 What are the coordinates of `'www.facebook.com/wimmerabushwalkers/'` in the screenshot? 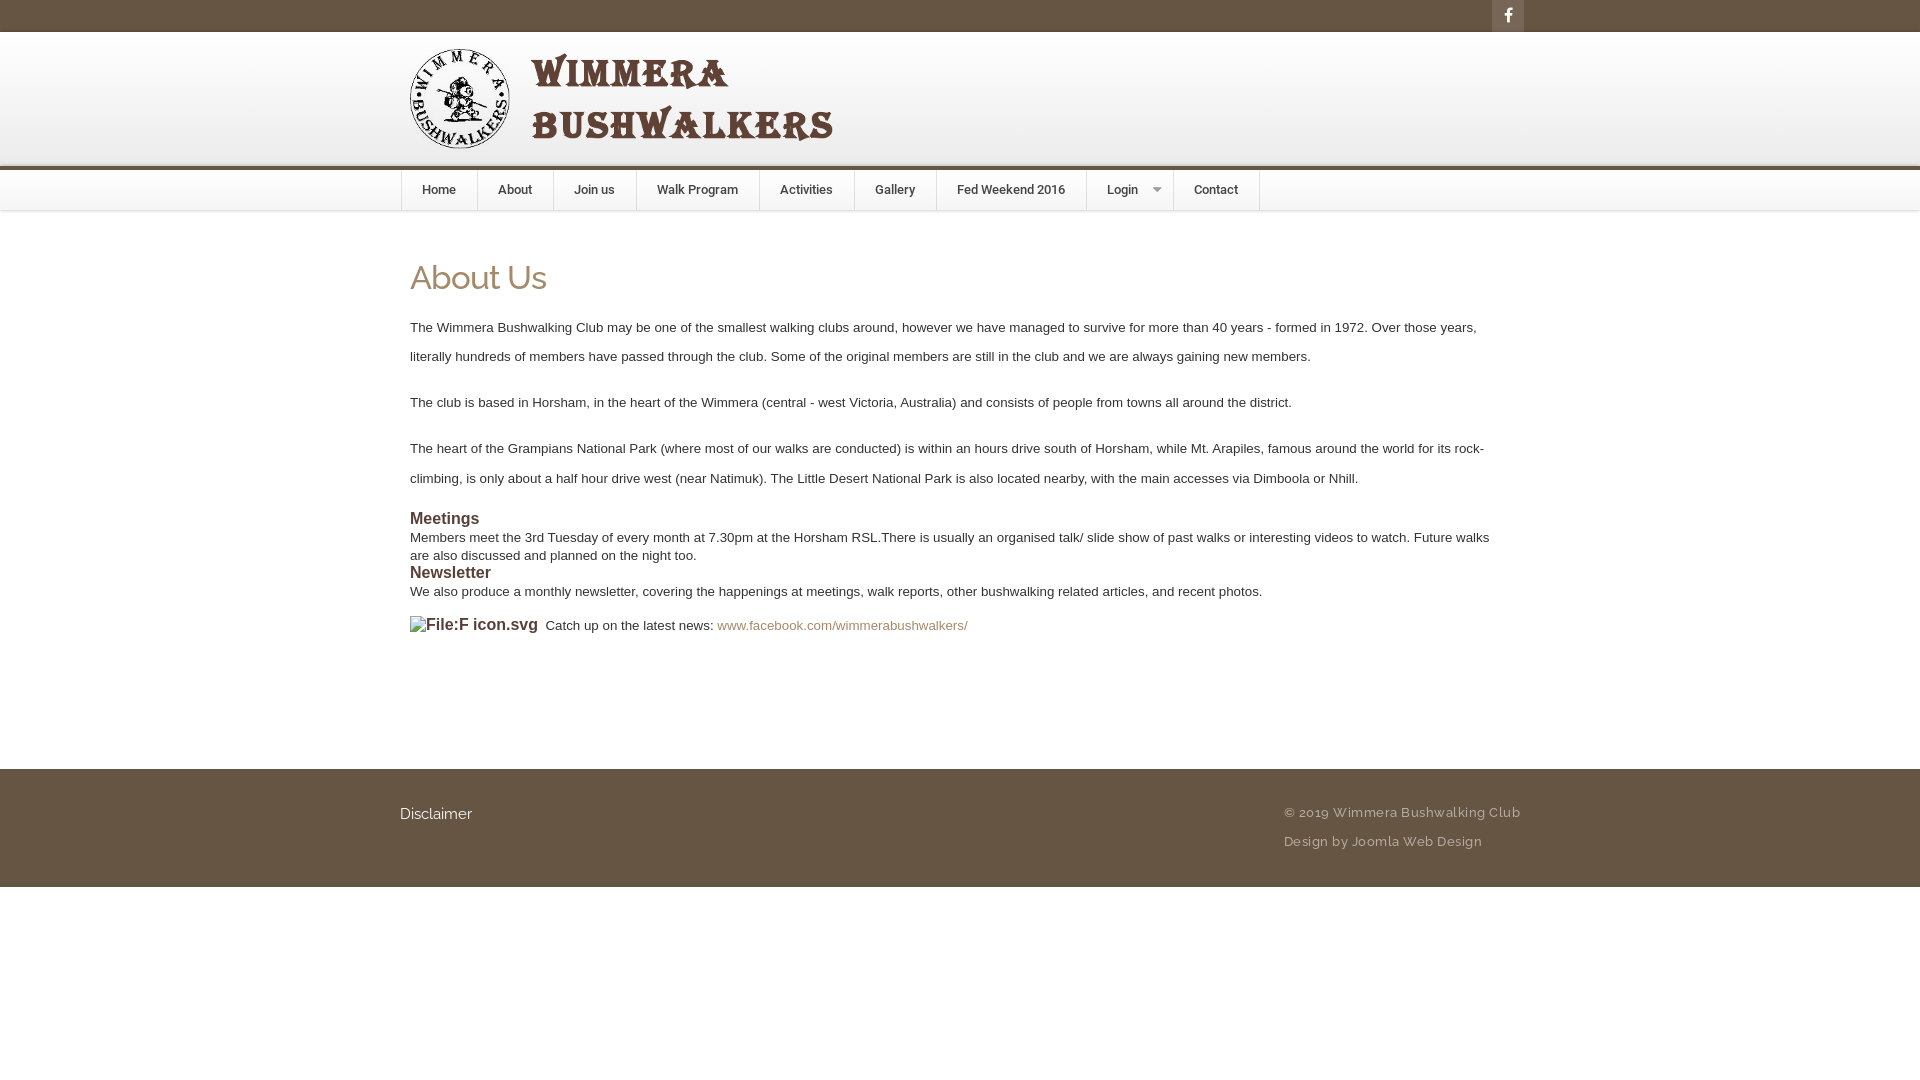 It's located at (716, 624).